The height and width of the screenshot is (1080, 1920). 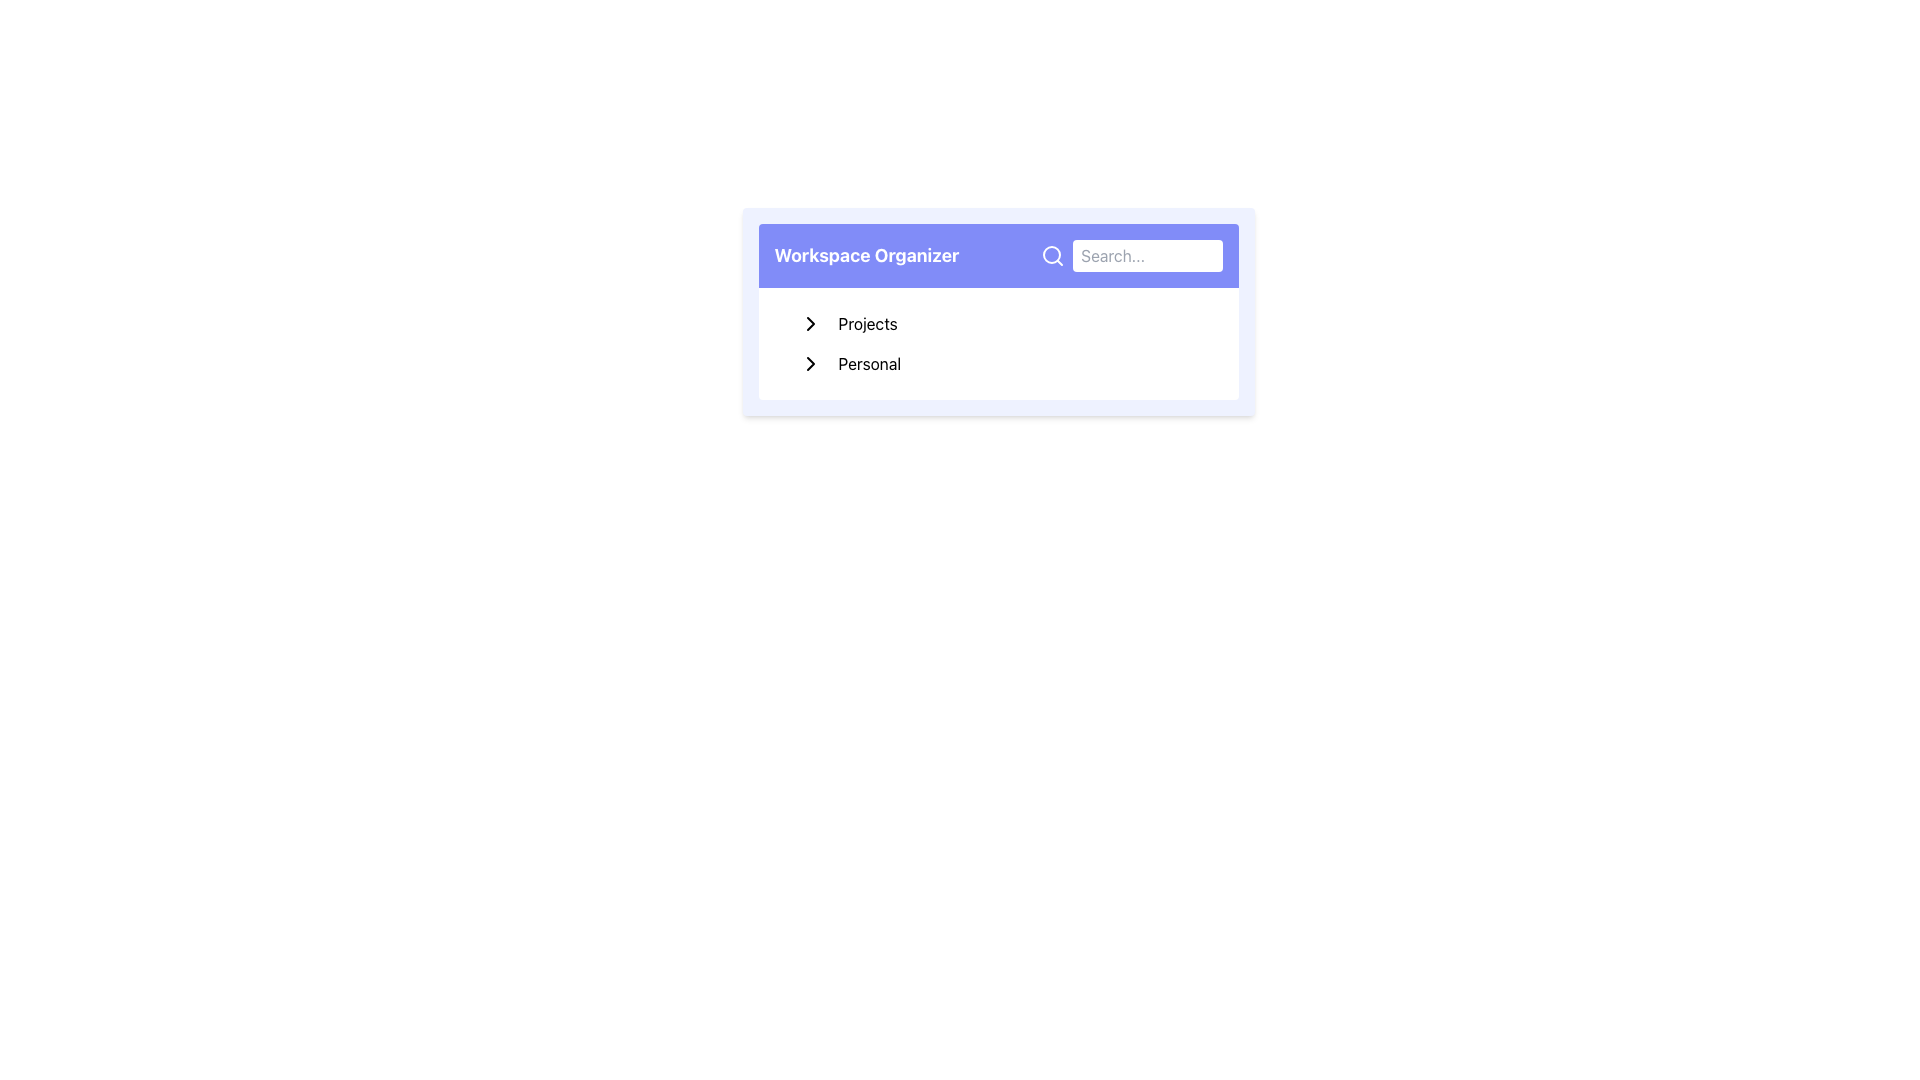 What do you see at coordinates (1006, 363) in the screenshot?
I see `the 'Personal' navigation item, which is the second item in the 'Workspace Organizer' list located below the 'Projects' bar` at bounding box center [1006, 363].